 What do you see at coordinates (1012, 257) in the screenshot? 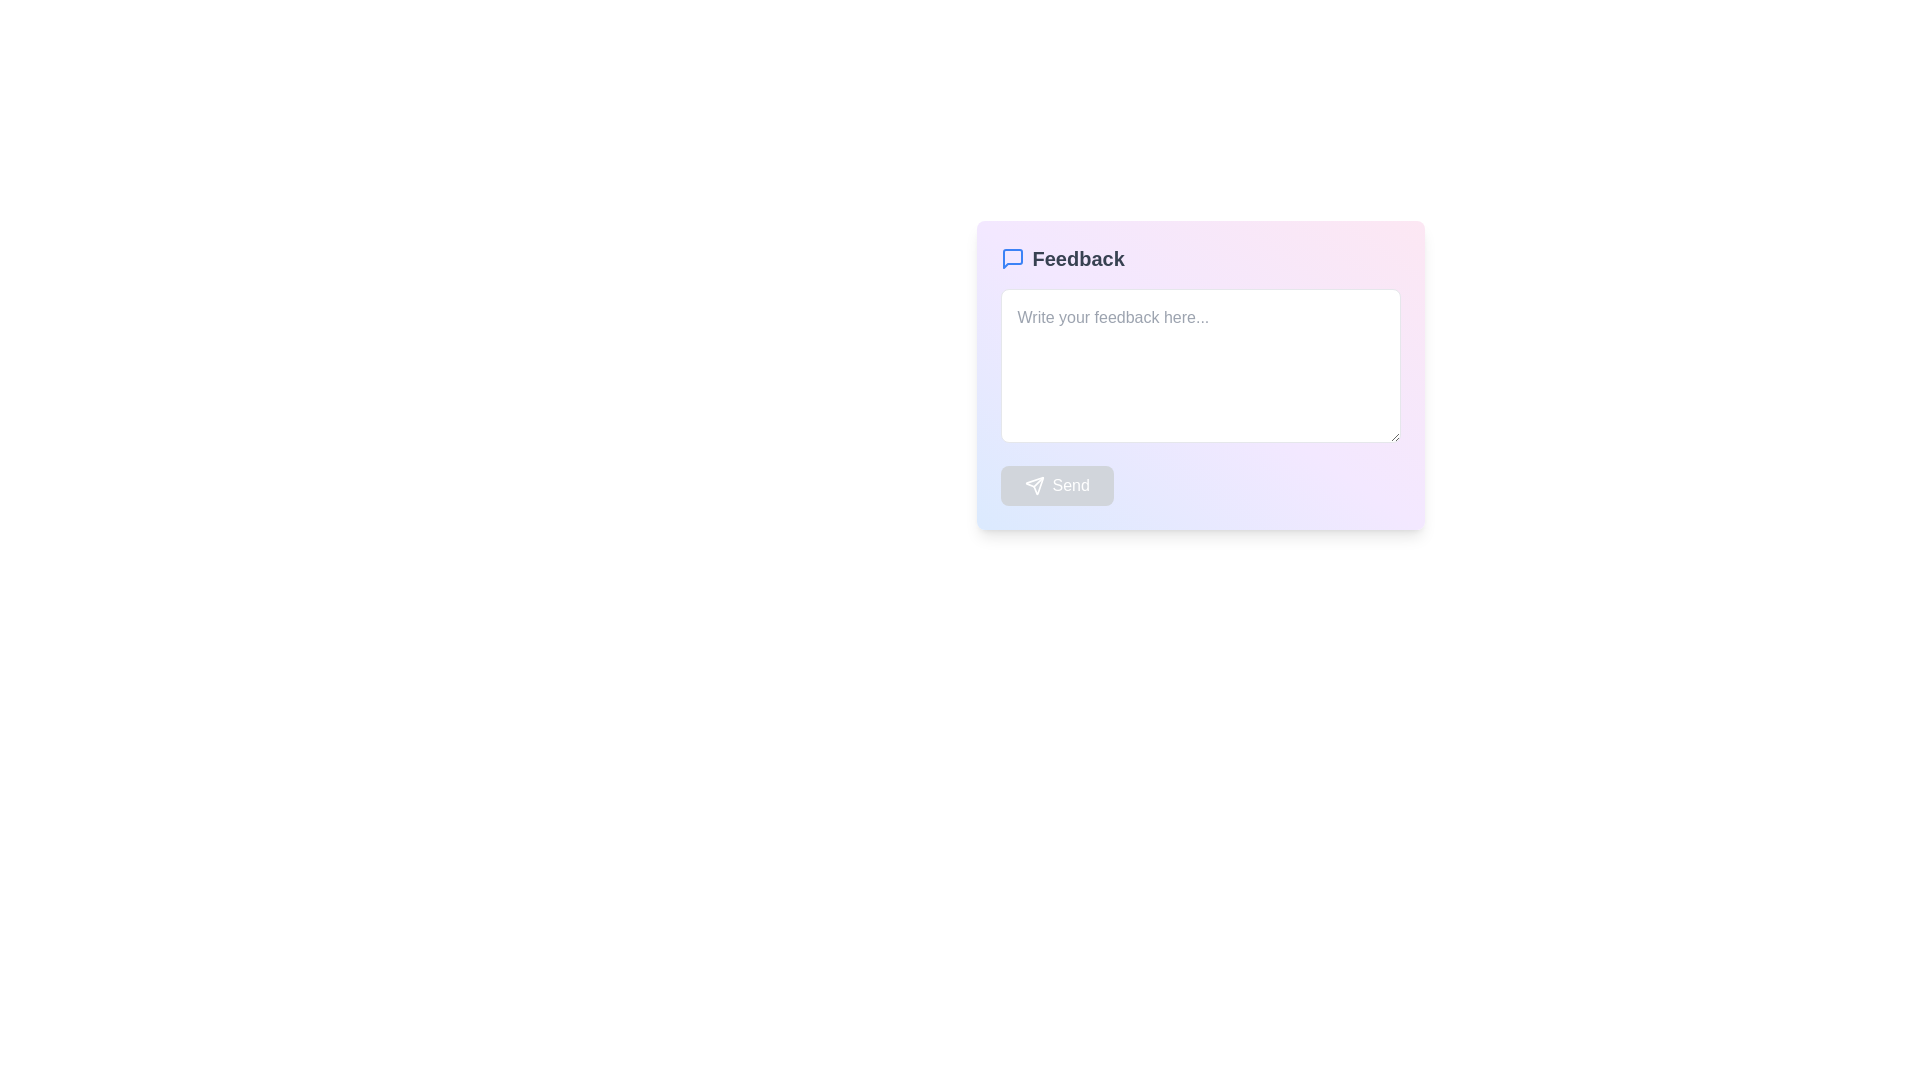
I see `the feedback icon located to the left of the title 'Feedback' in the feedback dialog box` at bounding box center [1012, 257].